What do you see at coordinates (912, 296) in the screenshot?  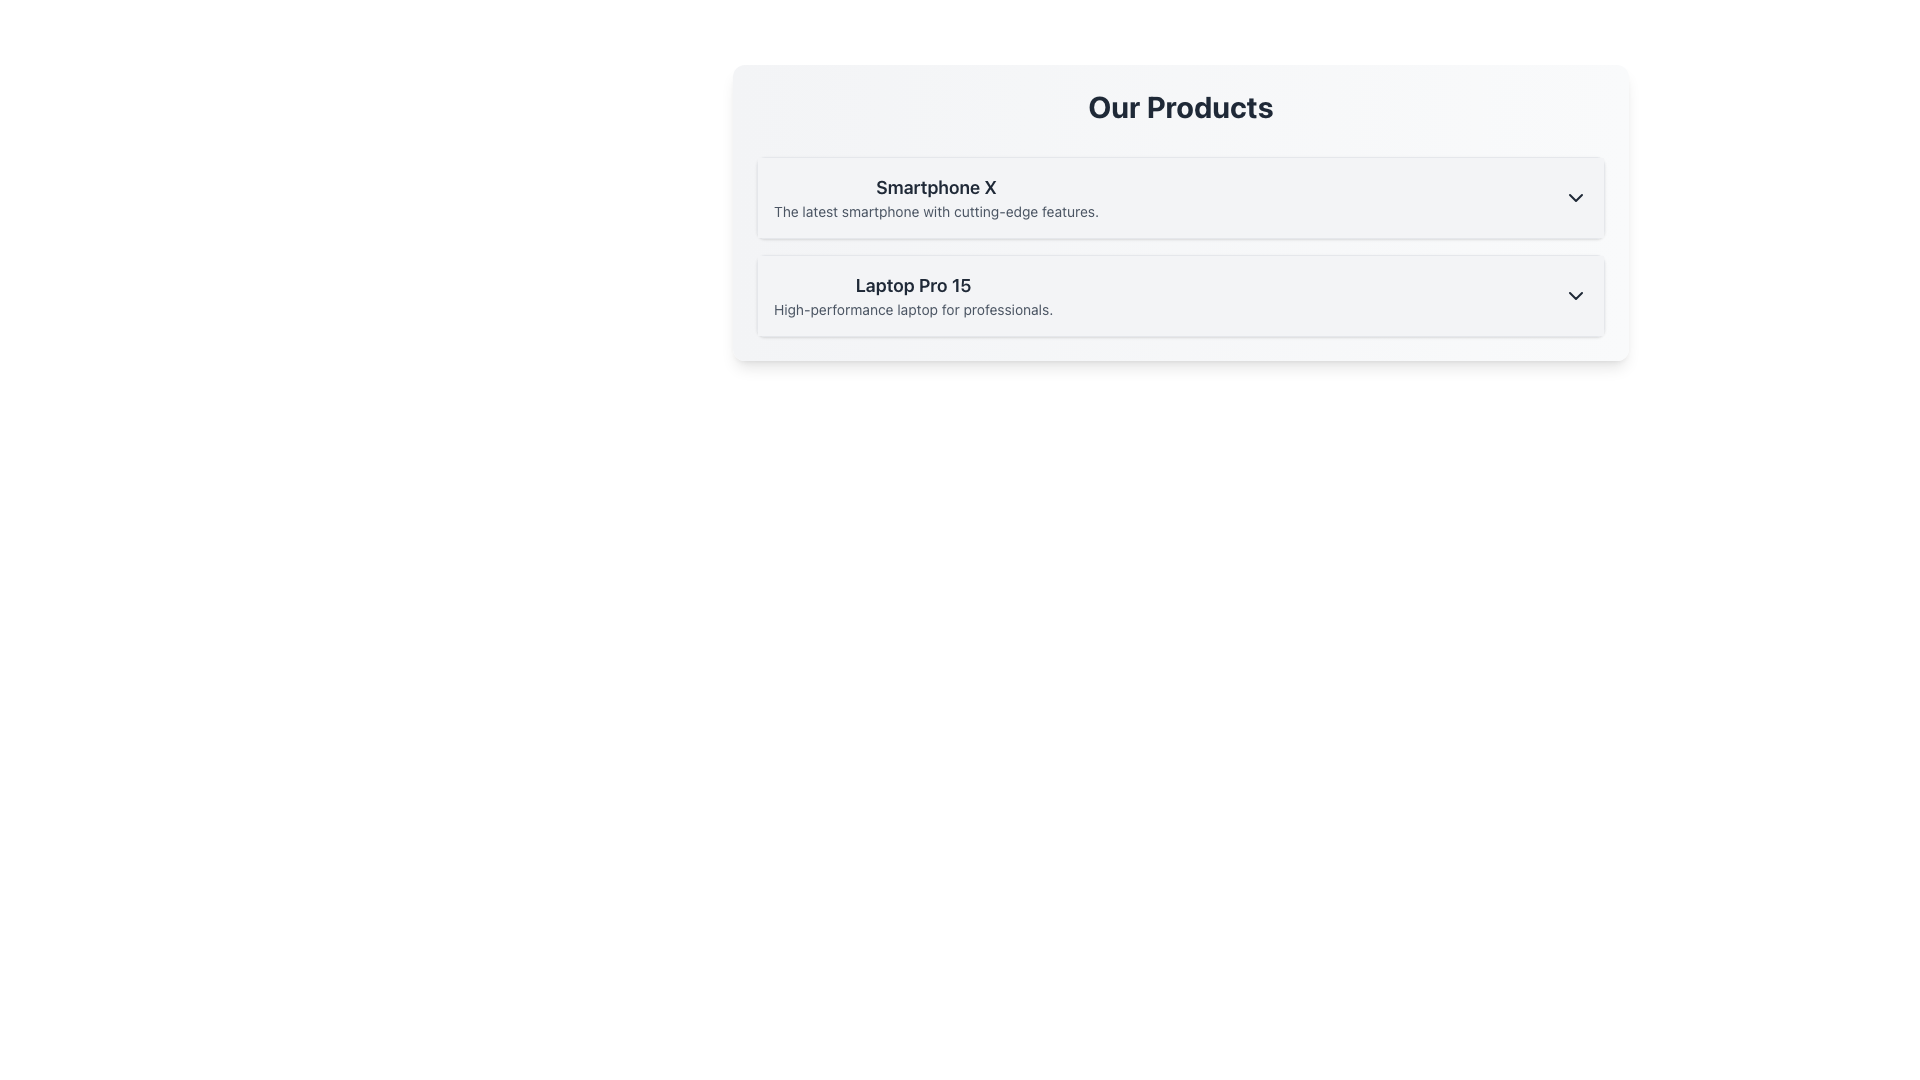 I see `the text element presenting the title and description of a product, specifically the second item` at bounding box center [912, 296].